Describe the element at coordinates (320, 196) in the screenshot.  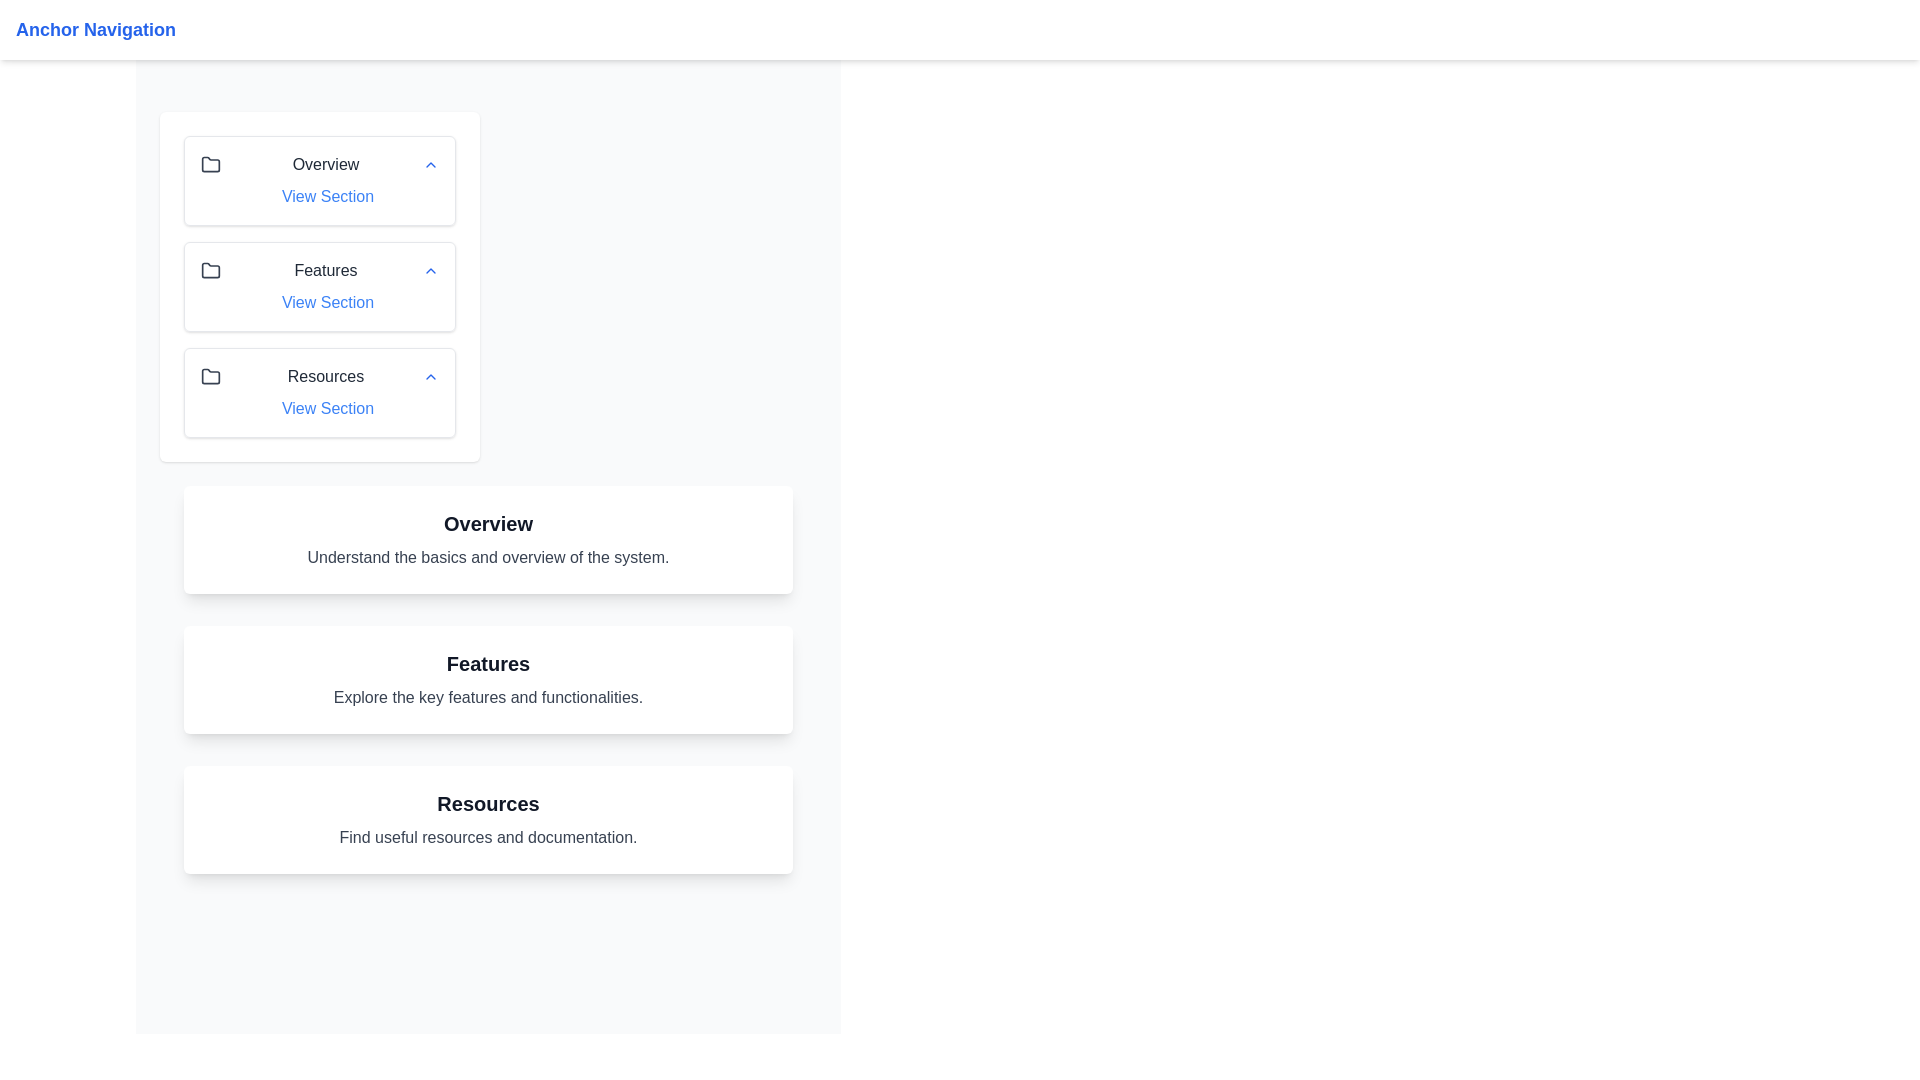
I see `the 'View Section' hyperlink, which is styled in blue and appears under the 'Overview' heading in the vertical navigation menu` at that location.